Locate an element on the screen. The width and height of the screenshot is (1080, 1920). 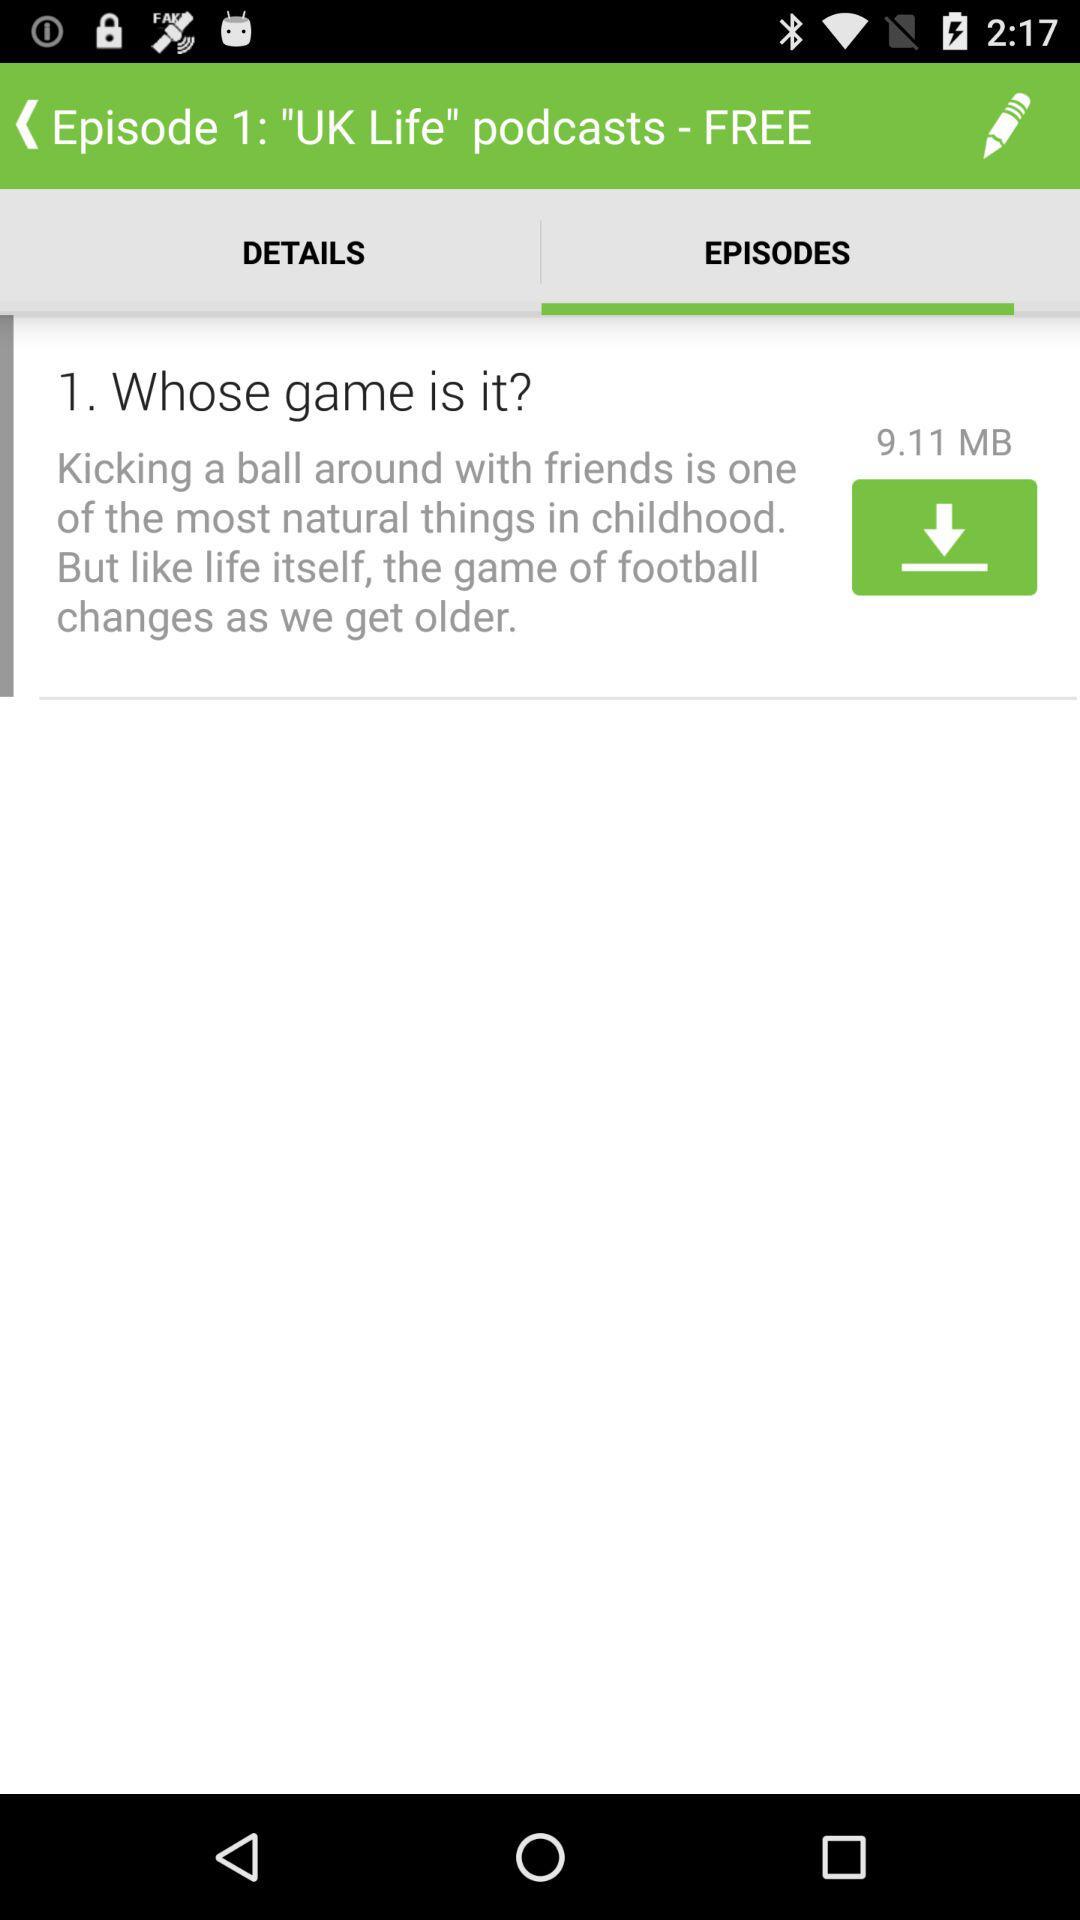
icon next to the 9.11 mb app is located at coordinates (446, 389).